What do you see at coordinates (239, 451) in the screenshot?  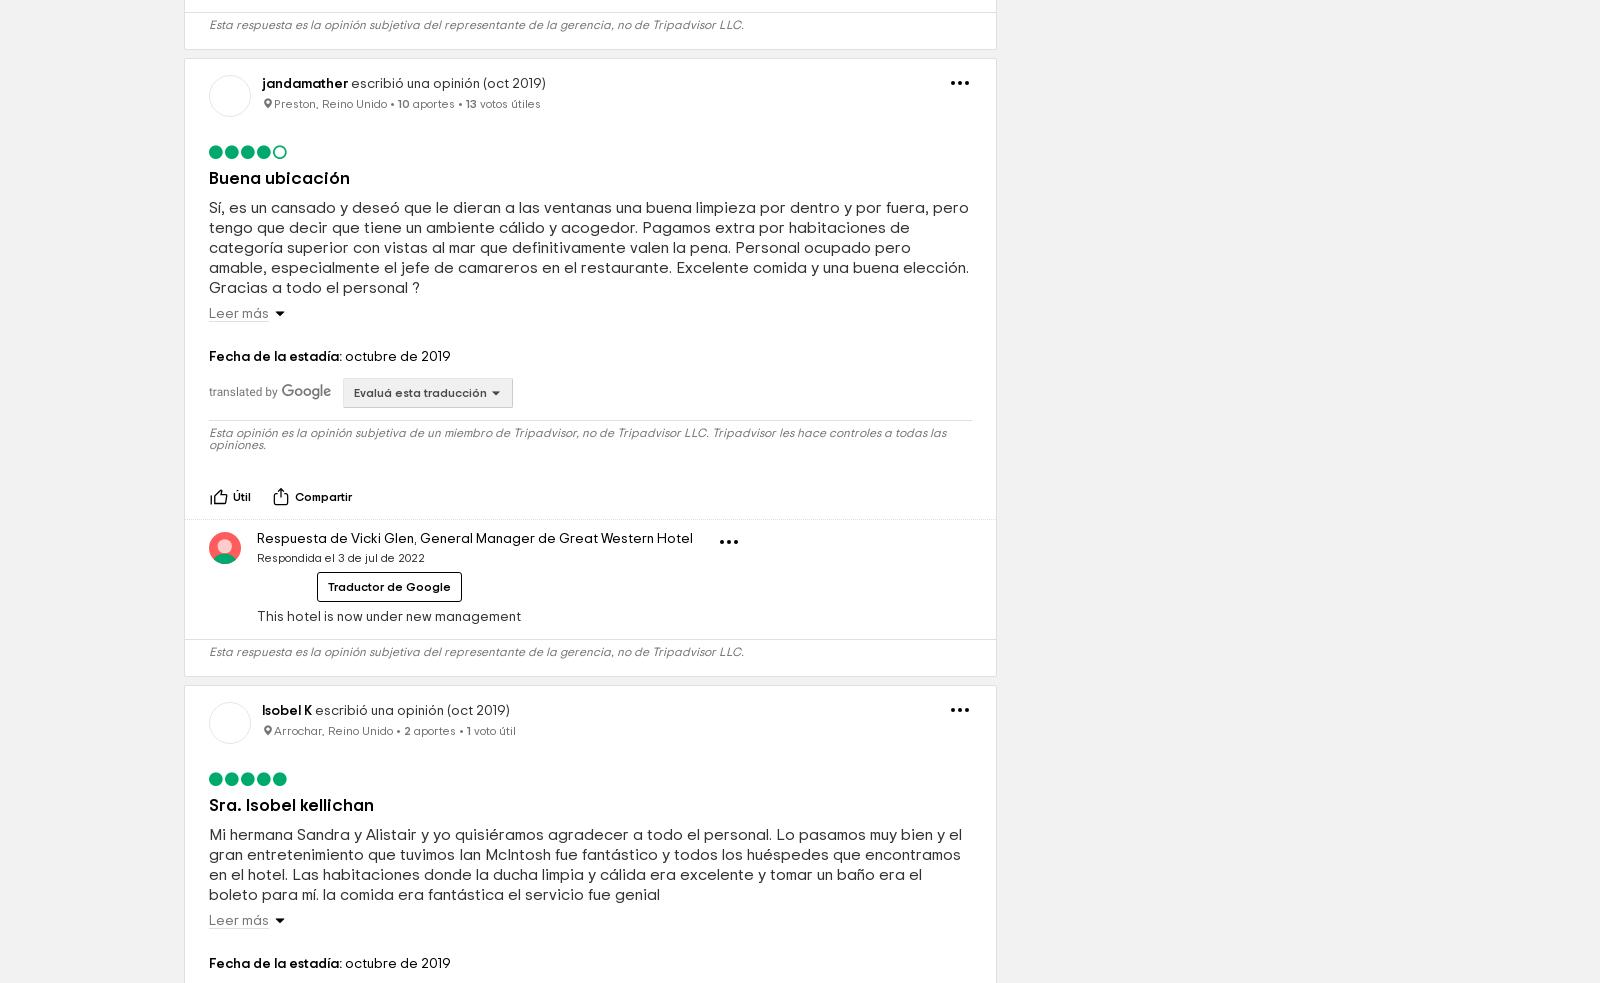 I see `'Leer más'` at bounding box center [239, 451].